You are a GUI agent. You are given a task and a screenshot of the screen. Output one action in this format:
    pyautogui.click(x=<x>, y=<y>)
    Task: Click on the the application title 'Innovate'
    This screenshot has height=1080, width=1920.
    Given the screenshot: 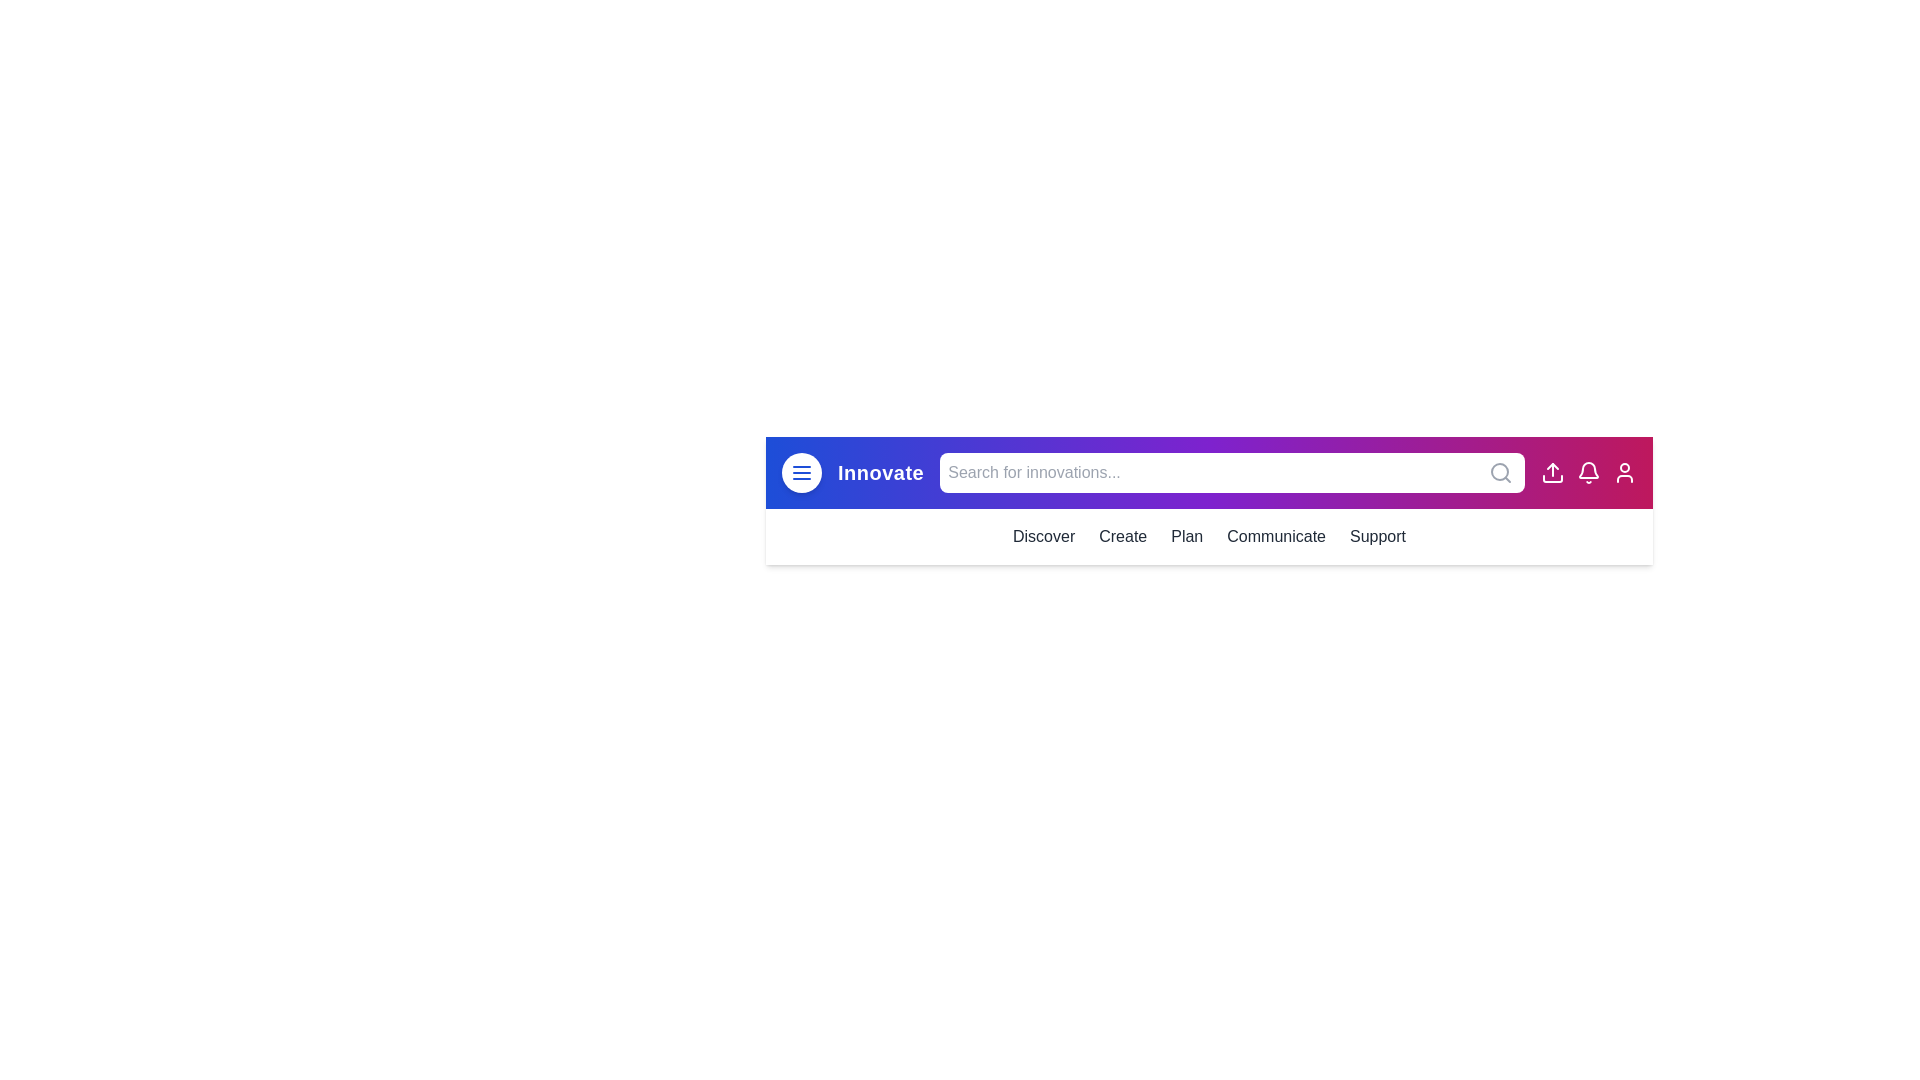 What is the action you would take?
    pyautogui.click(x=880, y=473)
    